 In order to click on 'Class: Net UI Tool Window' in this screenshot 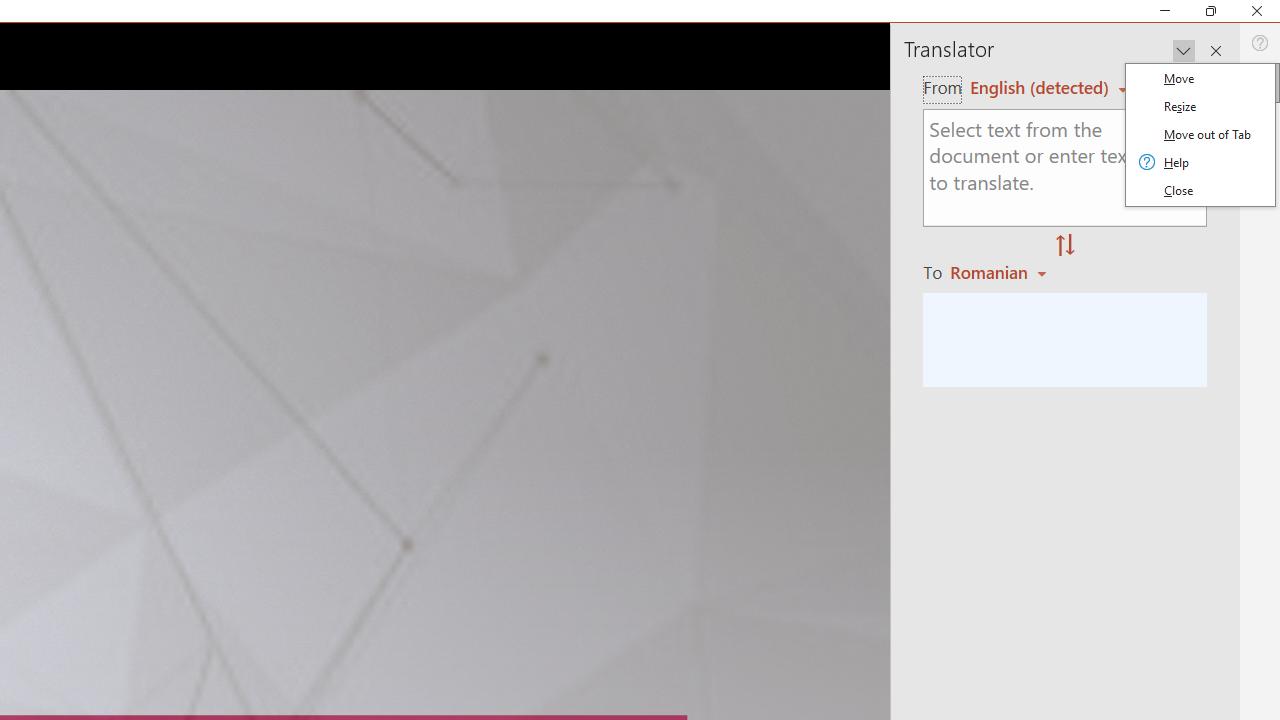, I will do `click(1200, 135)`.